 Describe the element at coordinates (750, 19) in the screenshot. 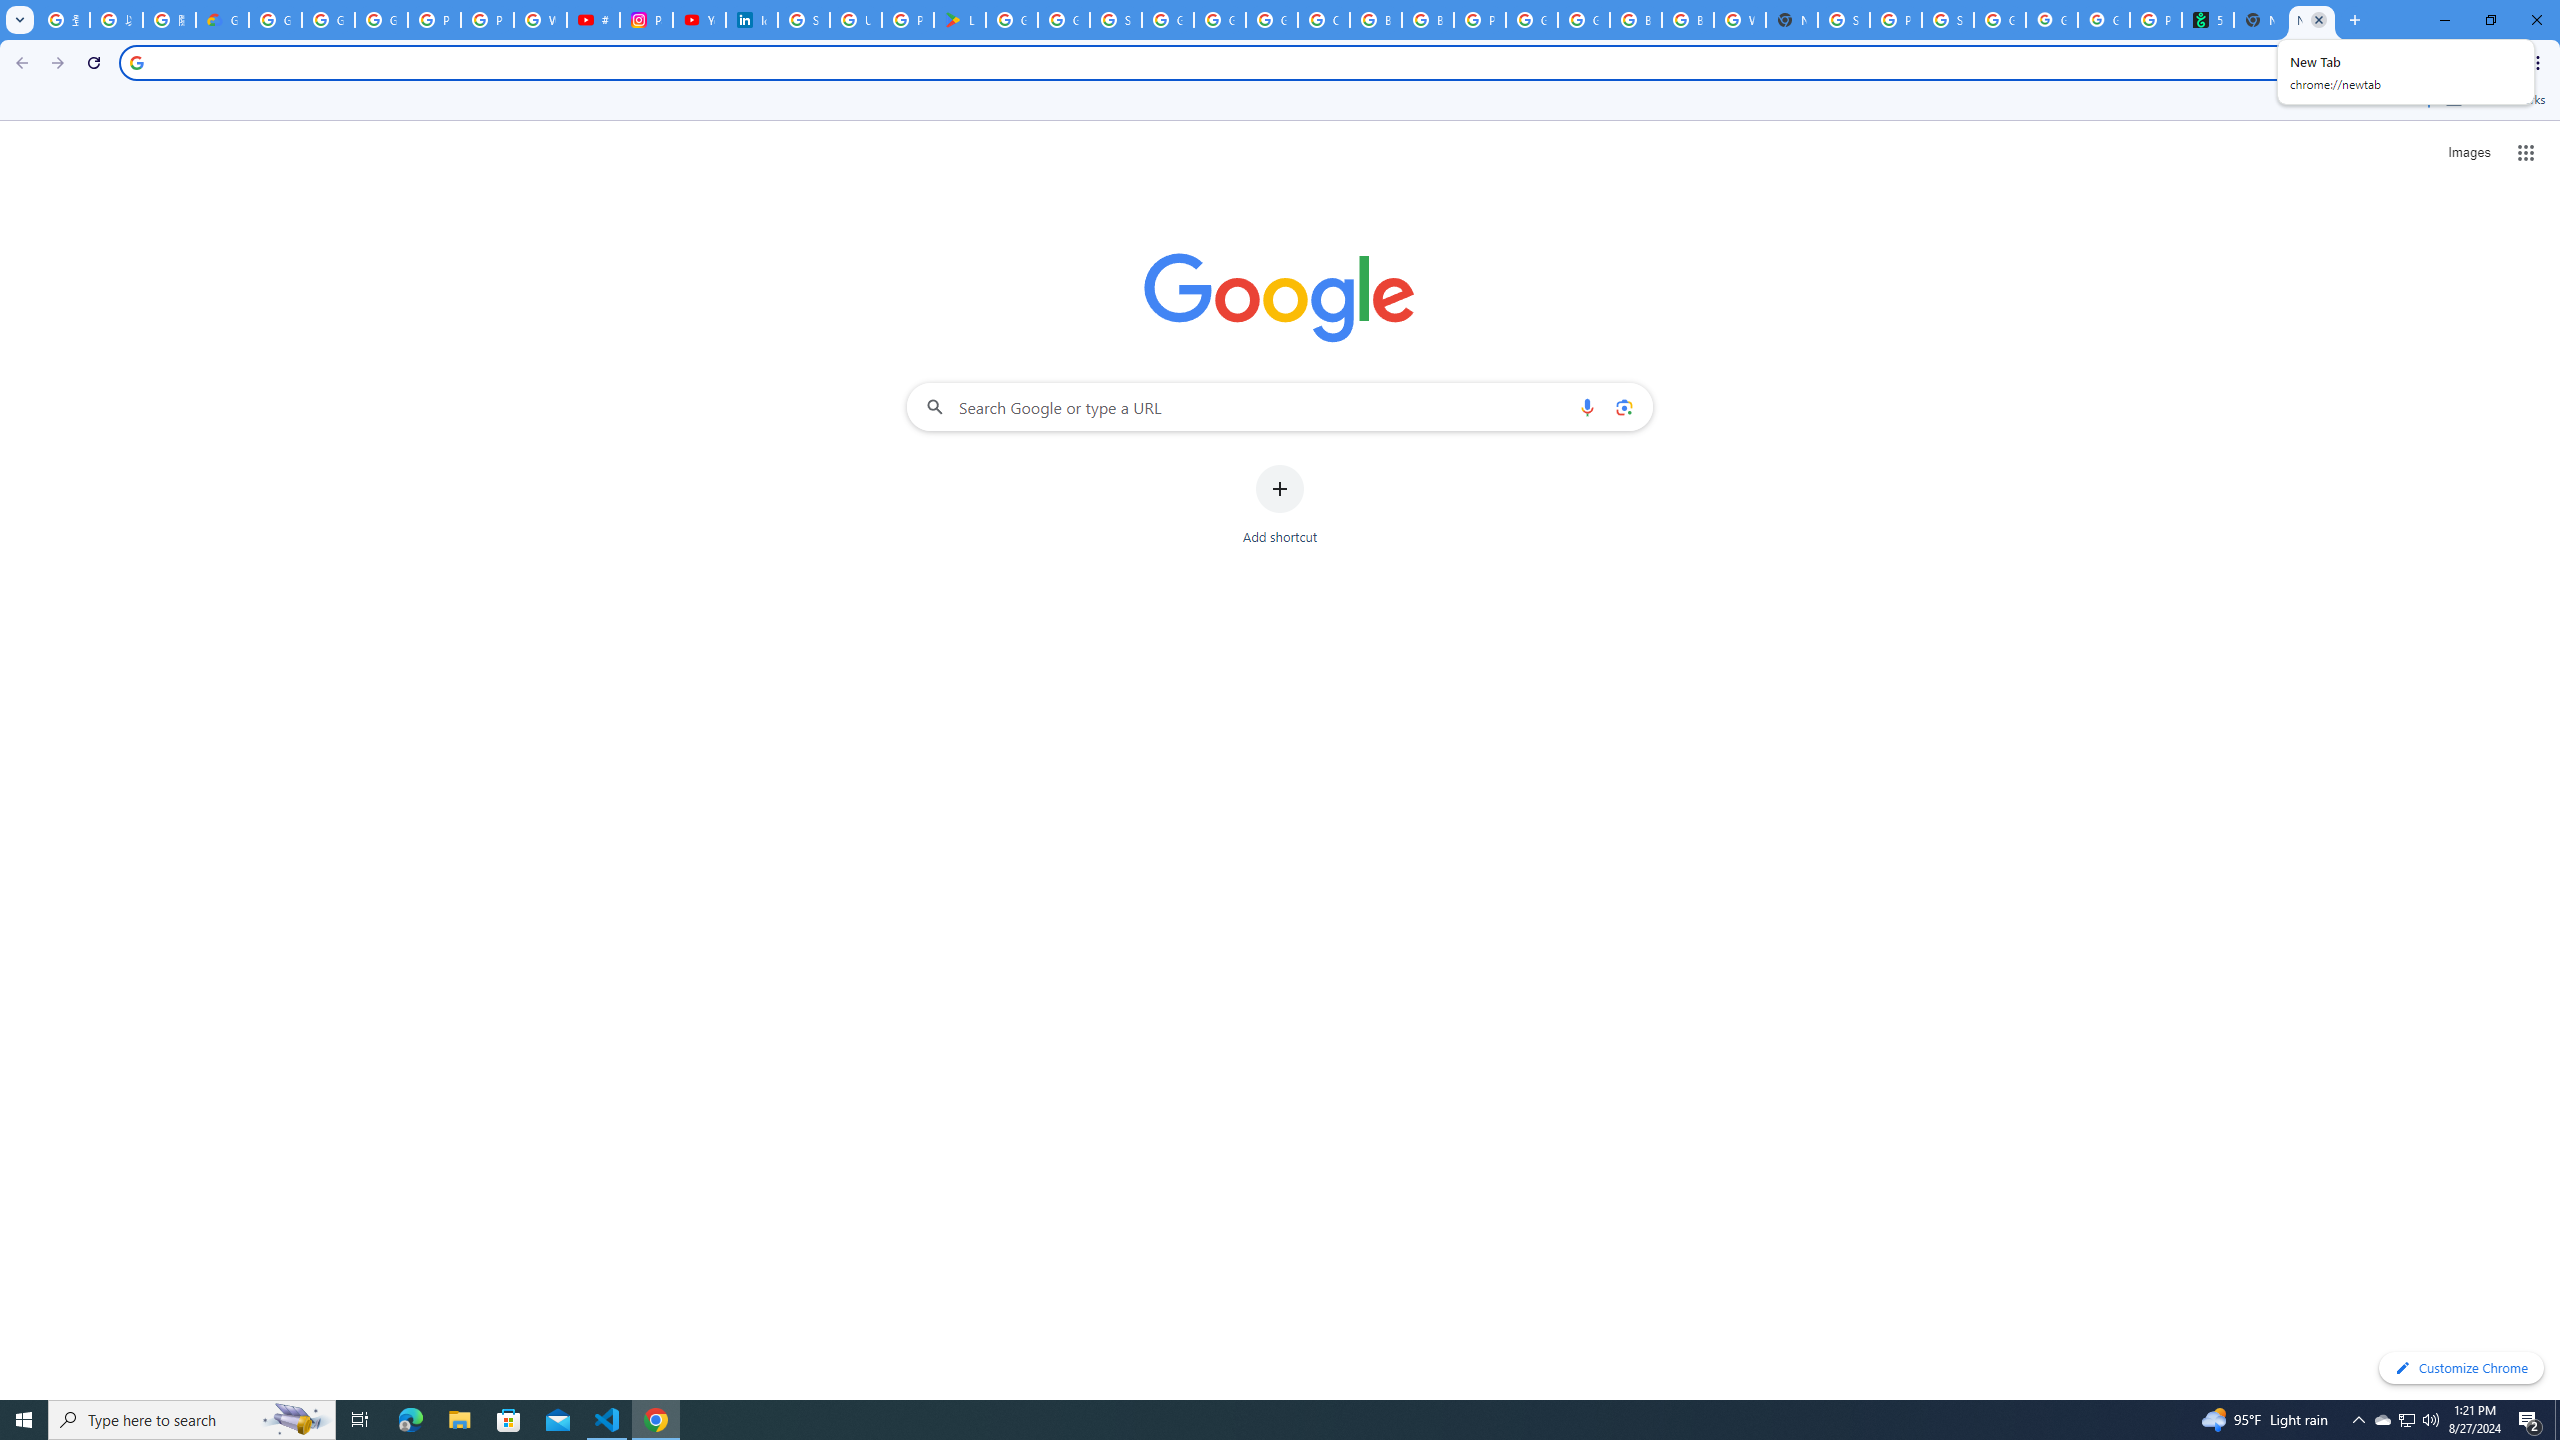

I see `'Identity verification via Persona | LinkedIn Help'` at that location.